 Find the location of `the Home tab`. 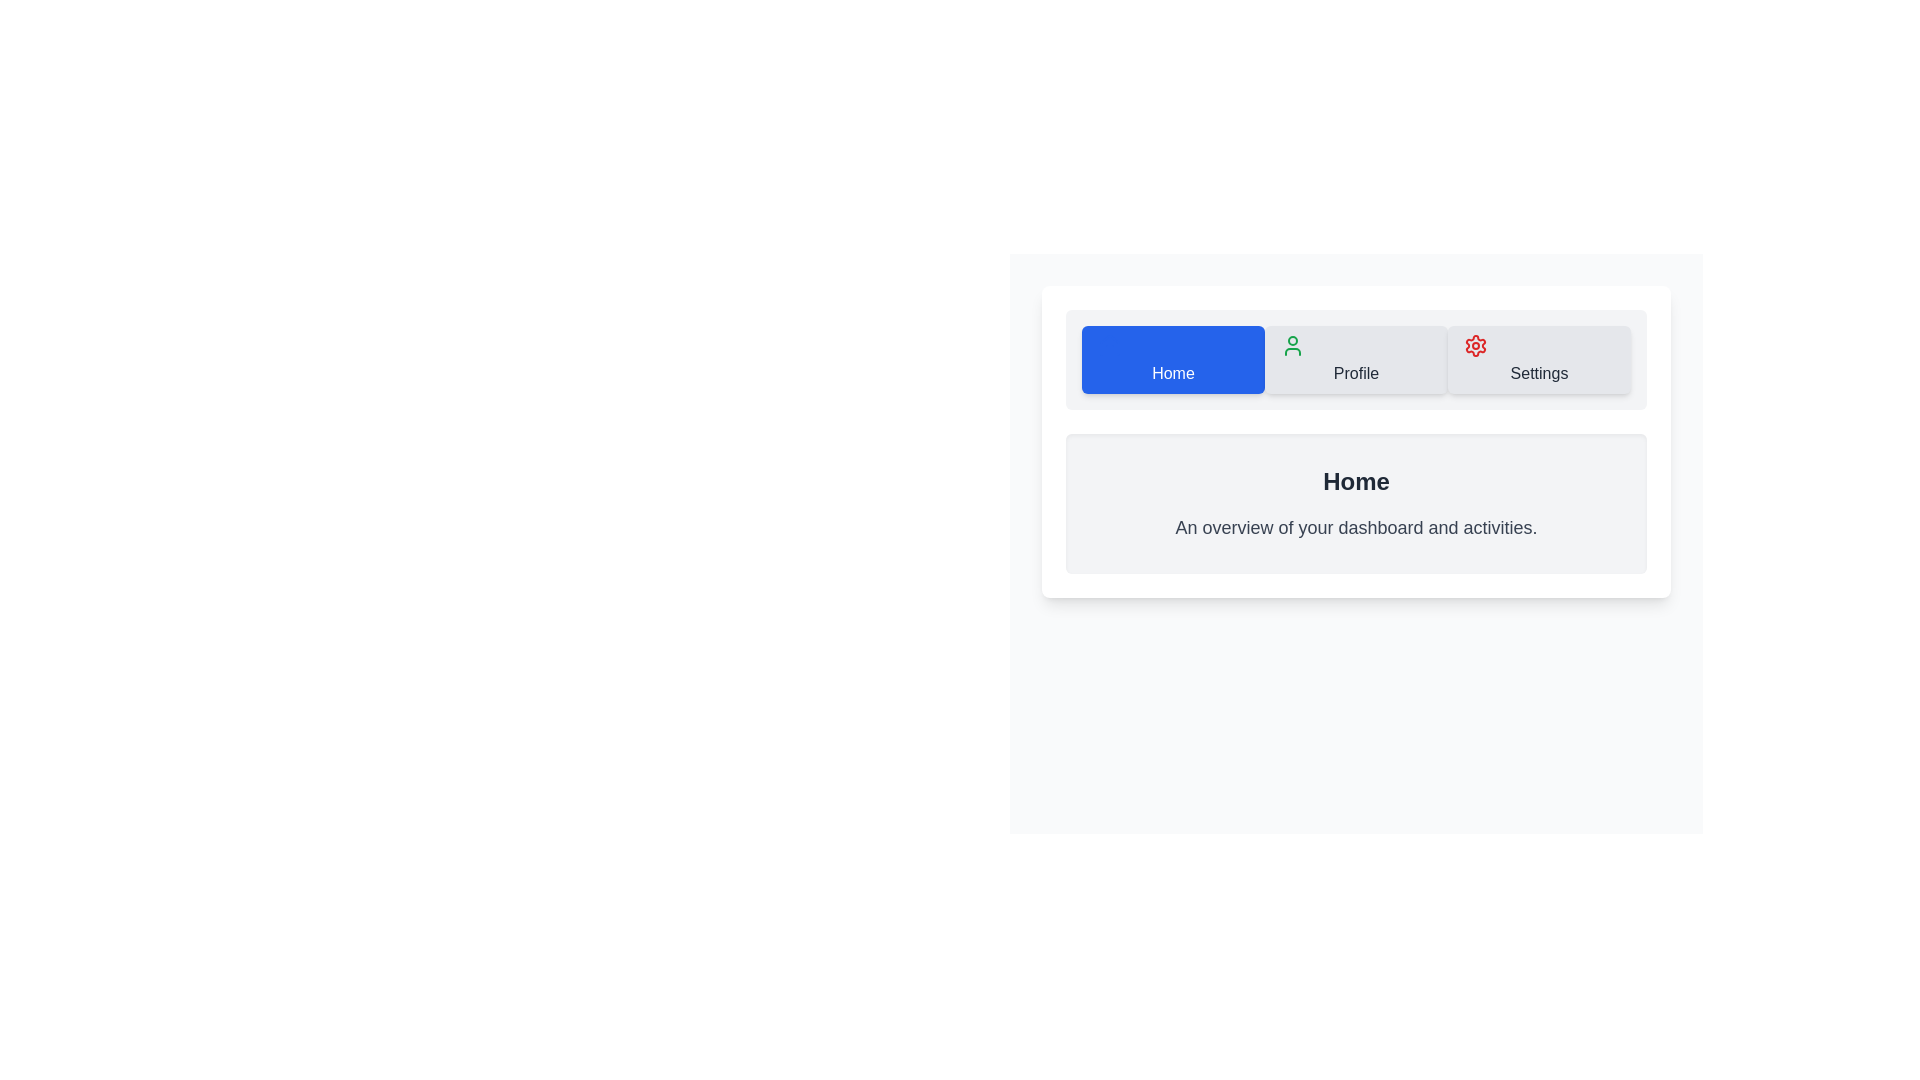

the Home tab is located at coordinates (1173, 358).